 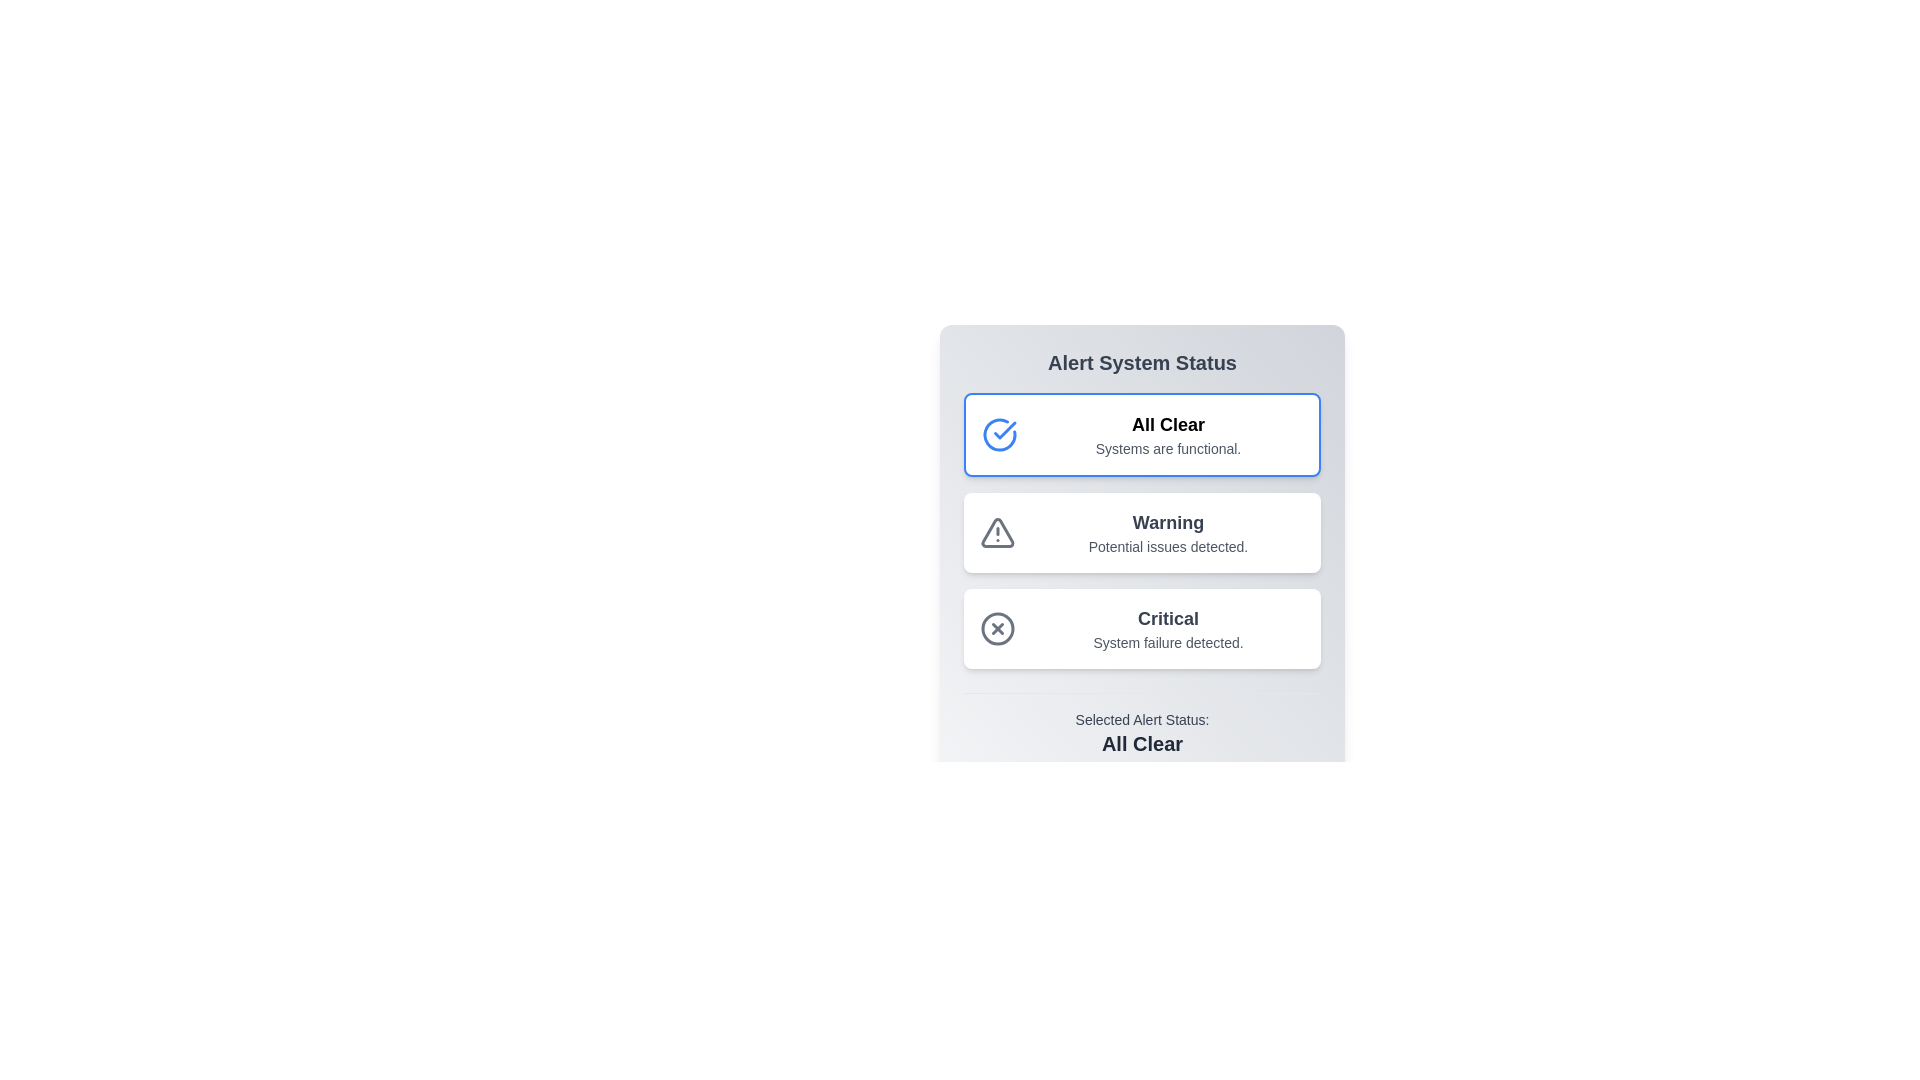 What do you see at coordinates (1142, 720) in the screenshot?
I see `the Text label that indicates the current alert status, providing context for the accompanying information` at bounding box center [1142, 720].